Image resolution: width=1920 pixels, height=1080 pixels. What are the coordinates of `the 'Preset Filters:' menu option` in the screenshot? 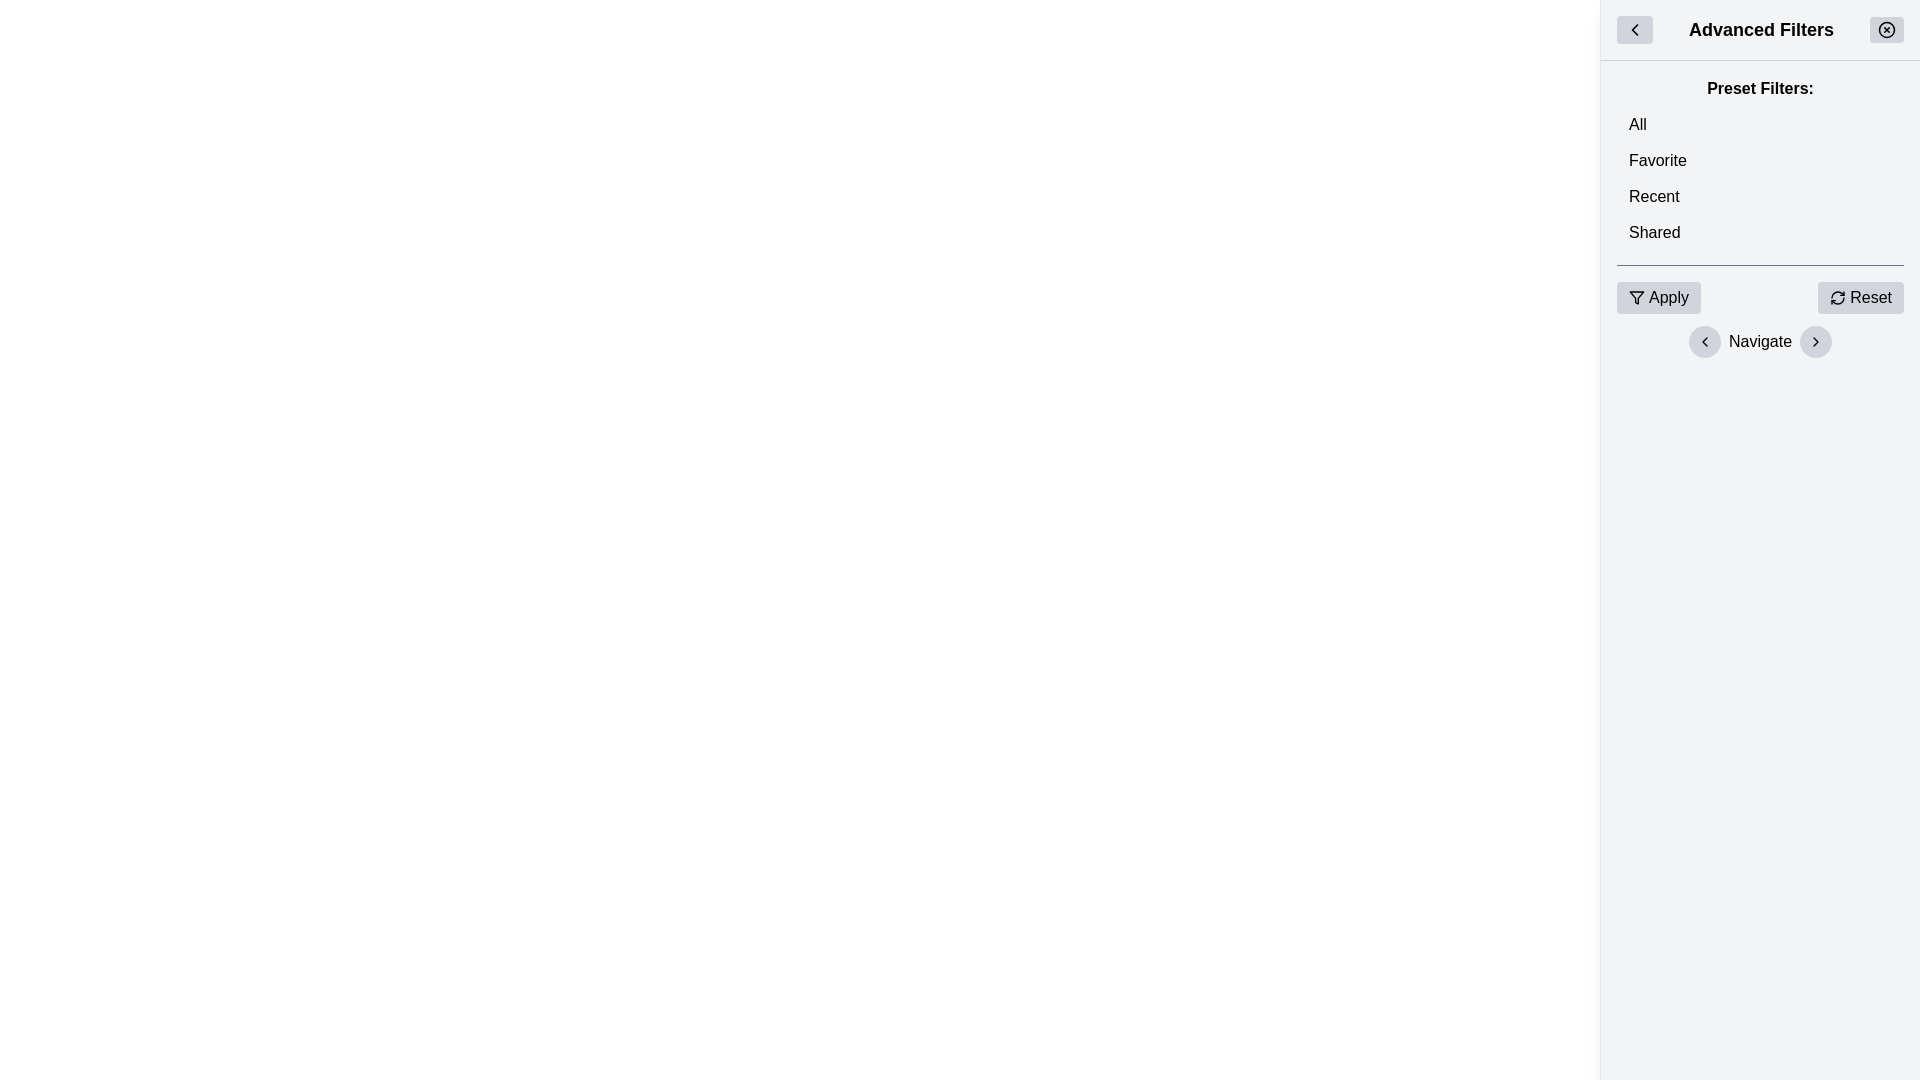 It's located at (1760, 161).